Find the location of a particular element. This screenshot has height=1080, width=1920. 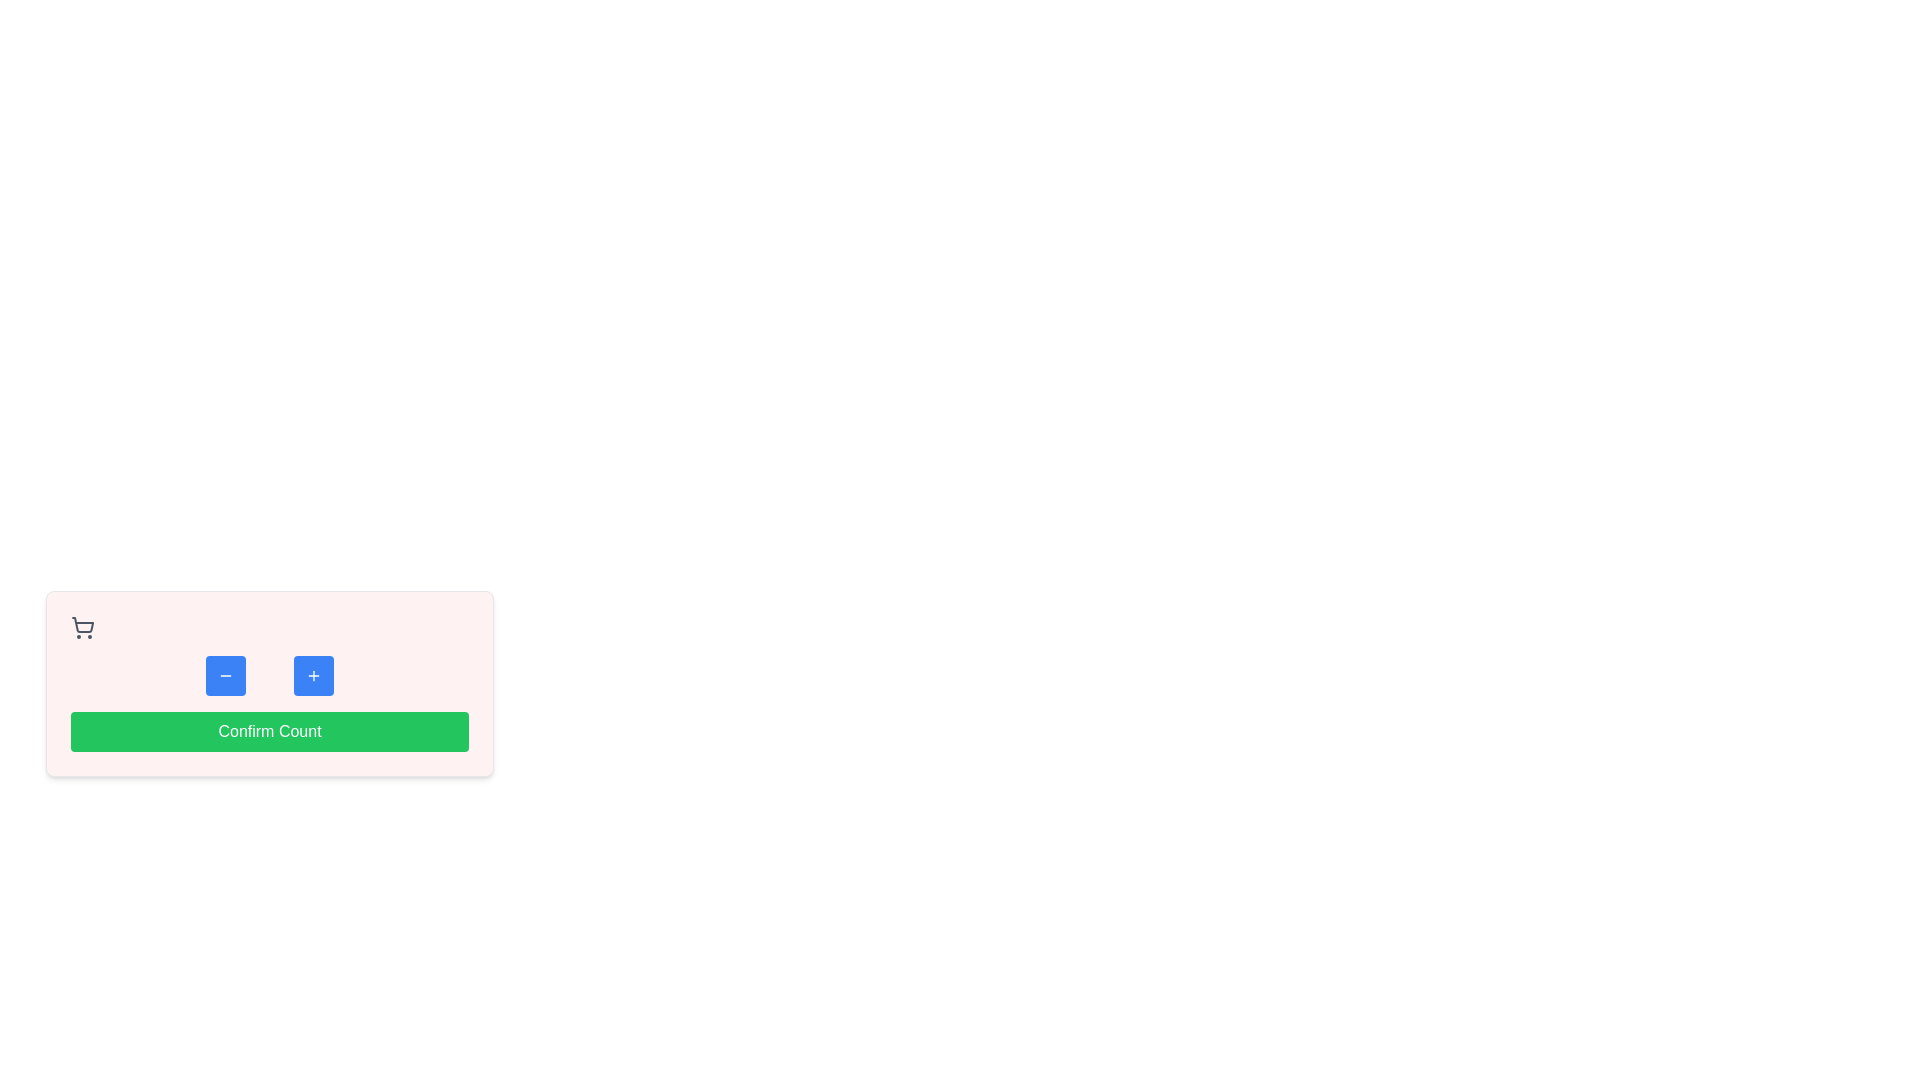

the blue square button with a white minus symbol is located at coordinates (225, 675).